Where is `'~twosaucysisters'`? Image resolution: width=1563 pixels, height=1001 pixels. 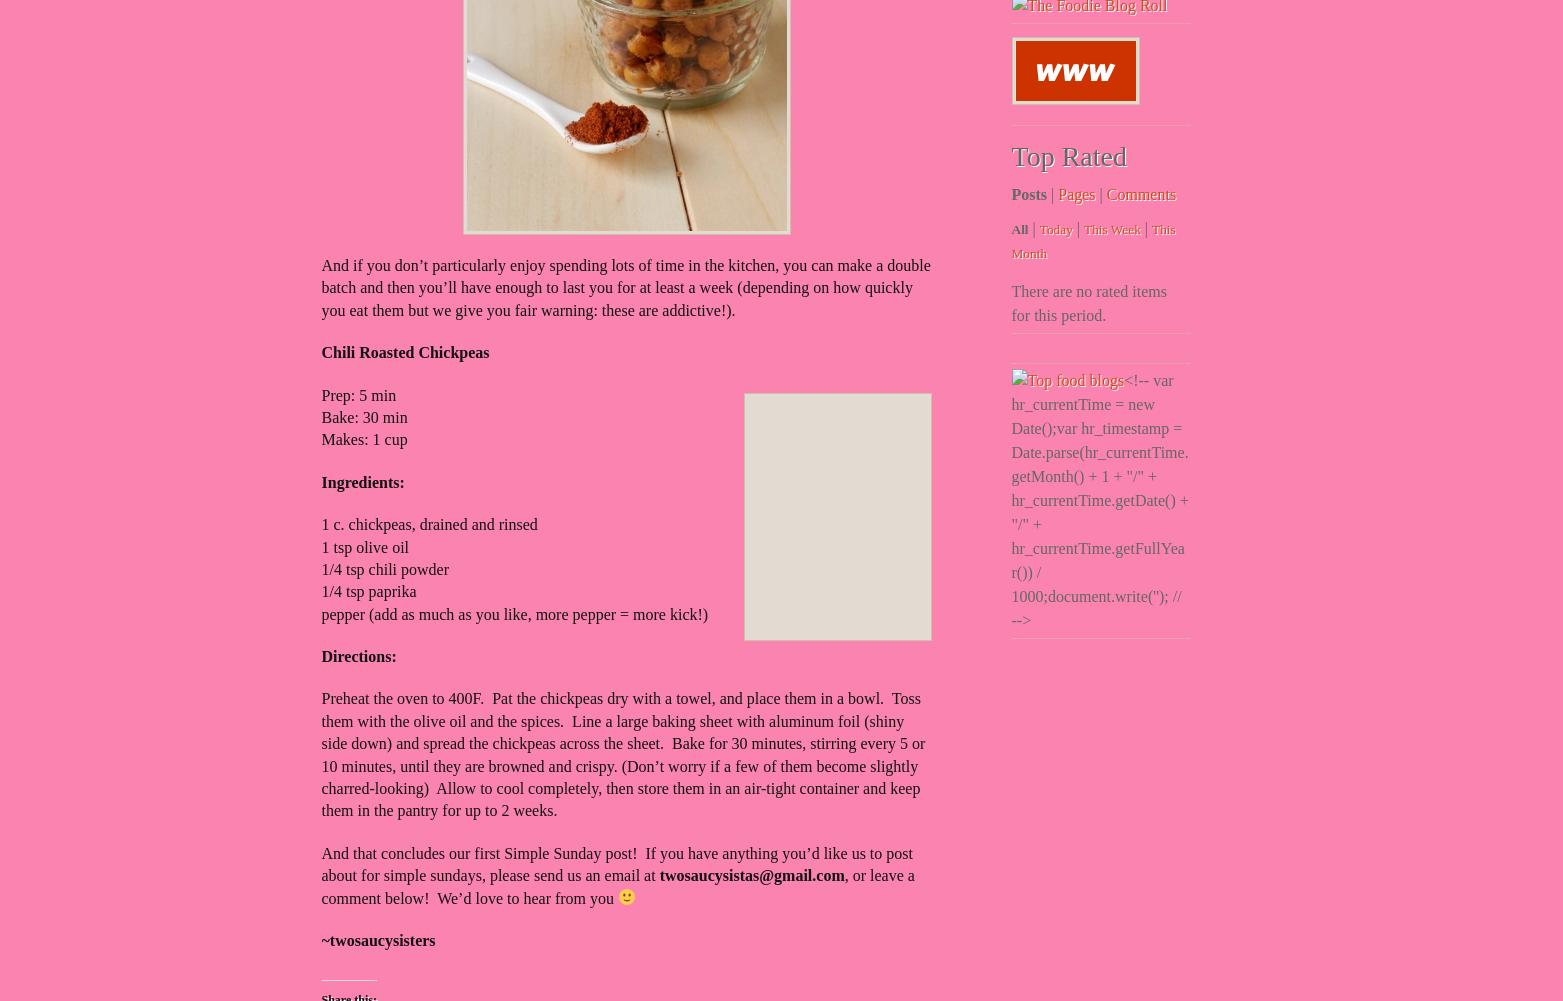
'~twosaucysisters' is located at coordinates (377, 938).